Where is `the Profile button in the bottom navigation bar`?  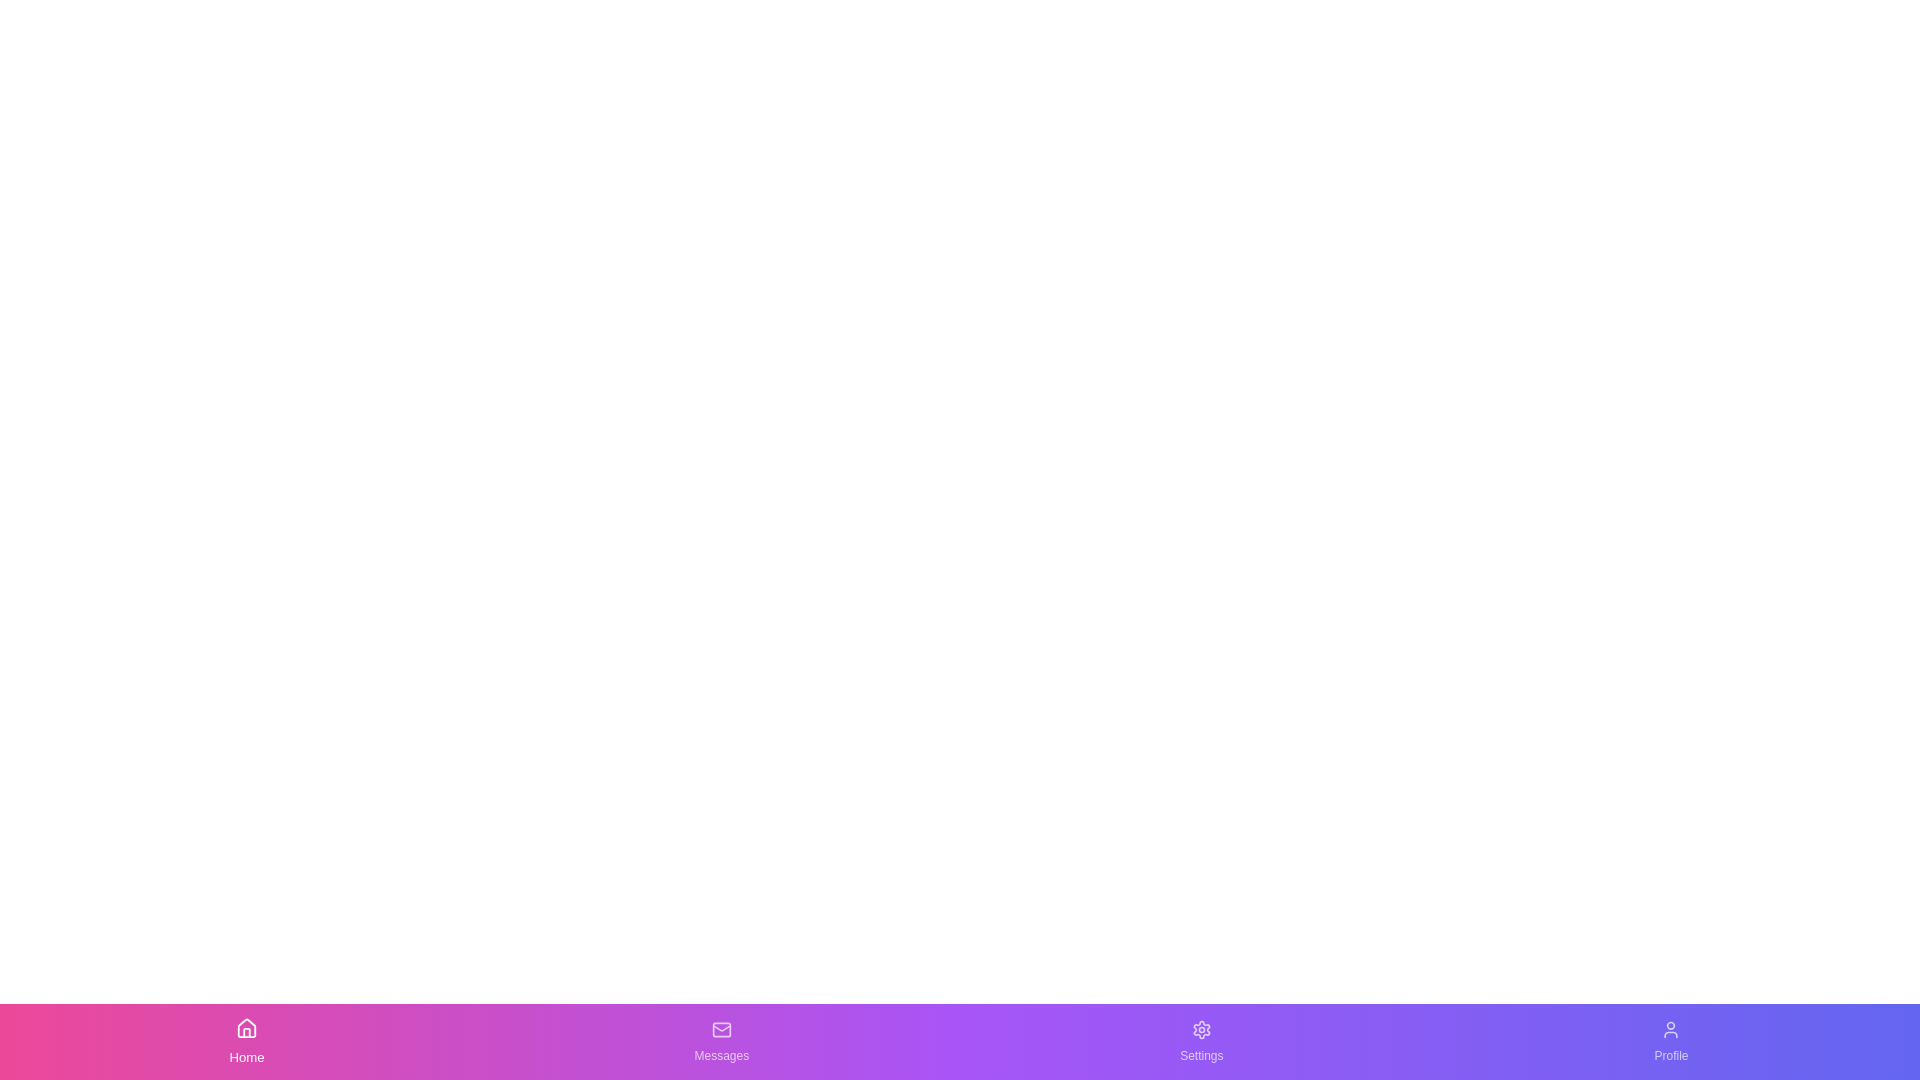
the Profile button in the bottom navigation bar is located at coordinates (1670, 1040).